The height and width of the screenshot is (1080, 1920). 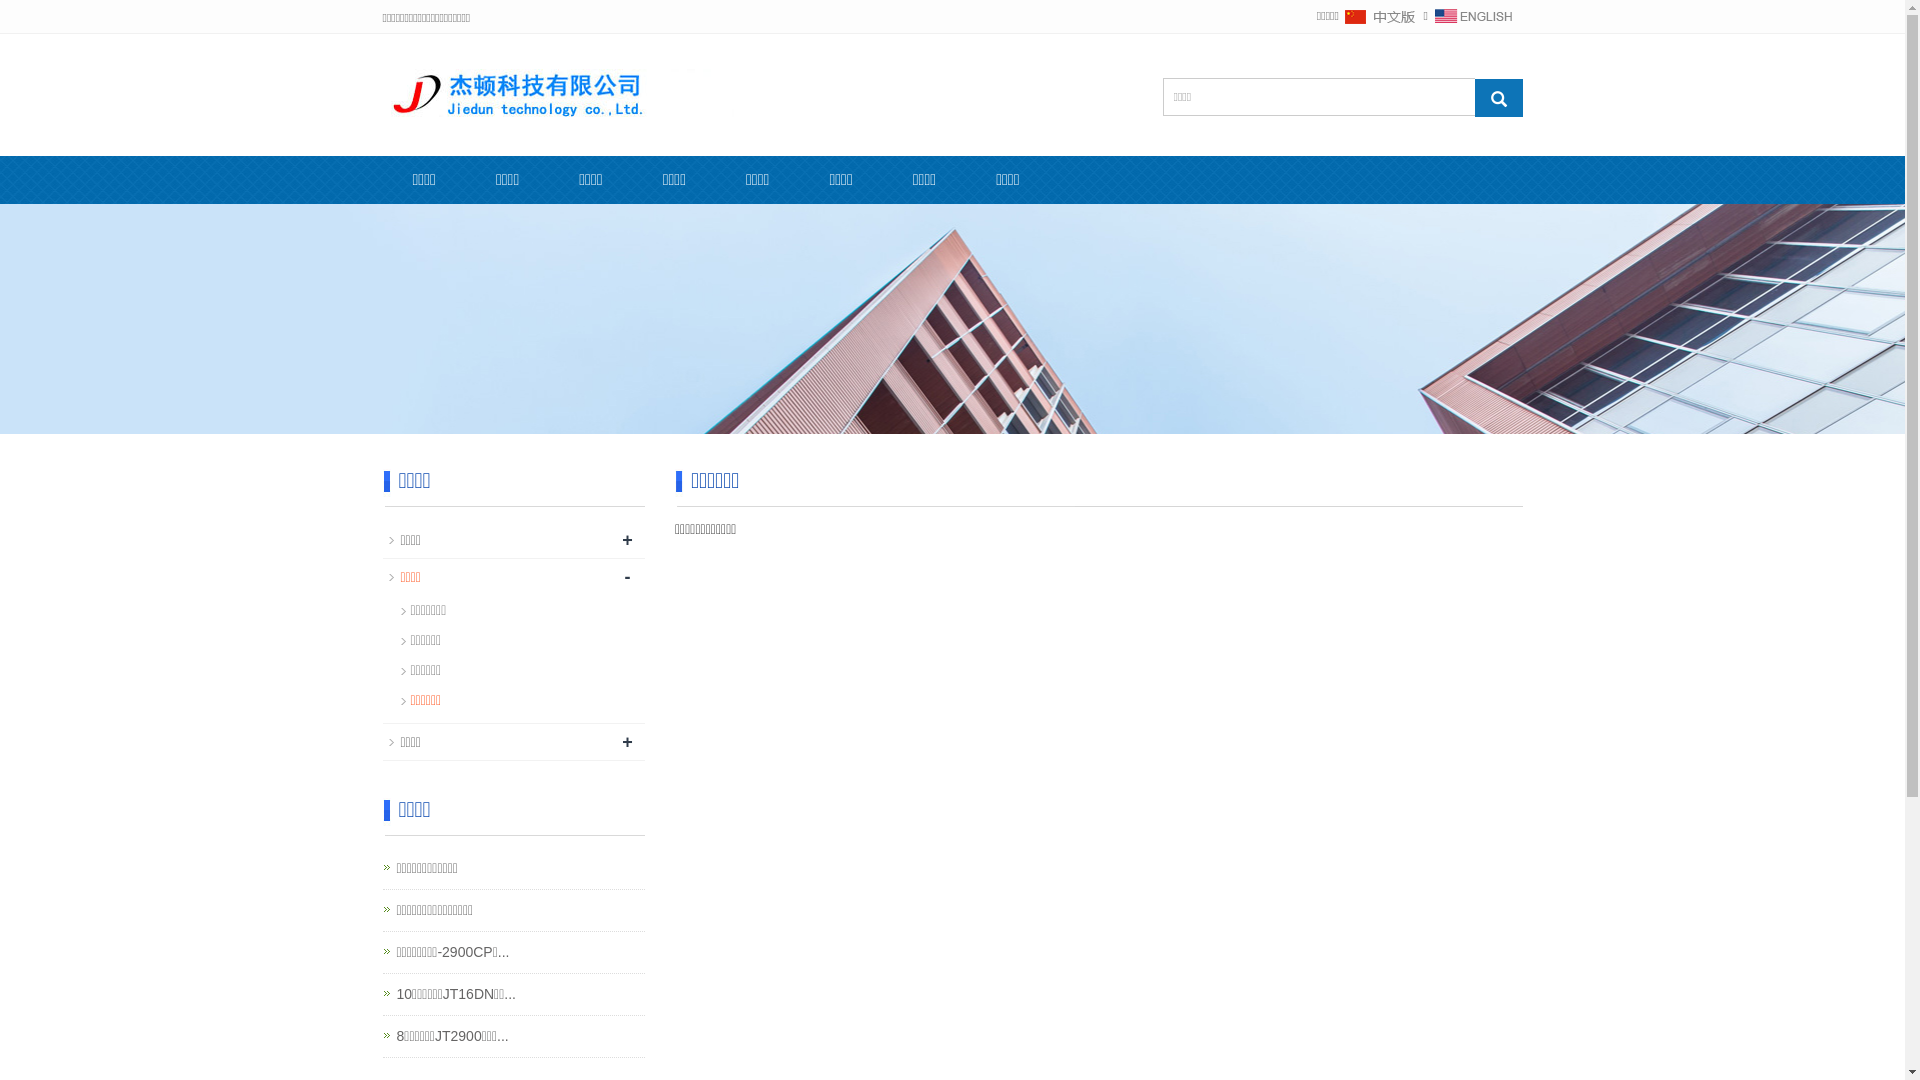 What do you see at coordinates (1433, 15) in the screenshot?
I see `'English'` at bounding box center [1433, 15].